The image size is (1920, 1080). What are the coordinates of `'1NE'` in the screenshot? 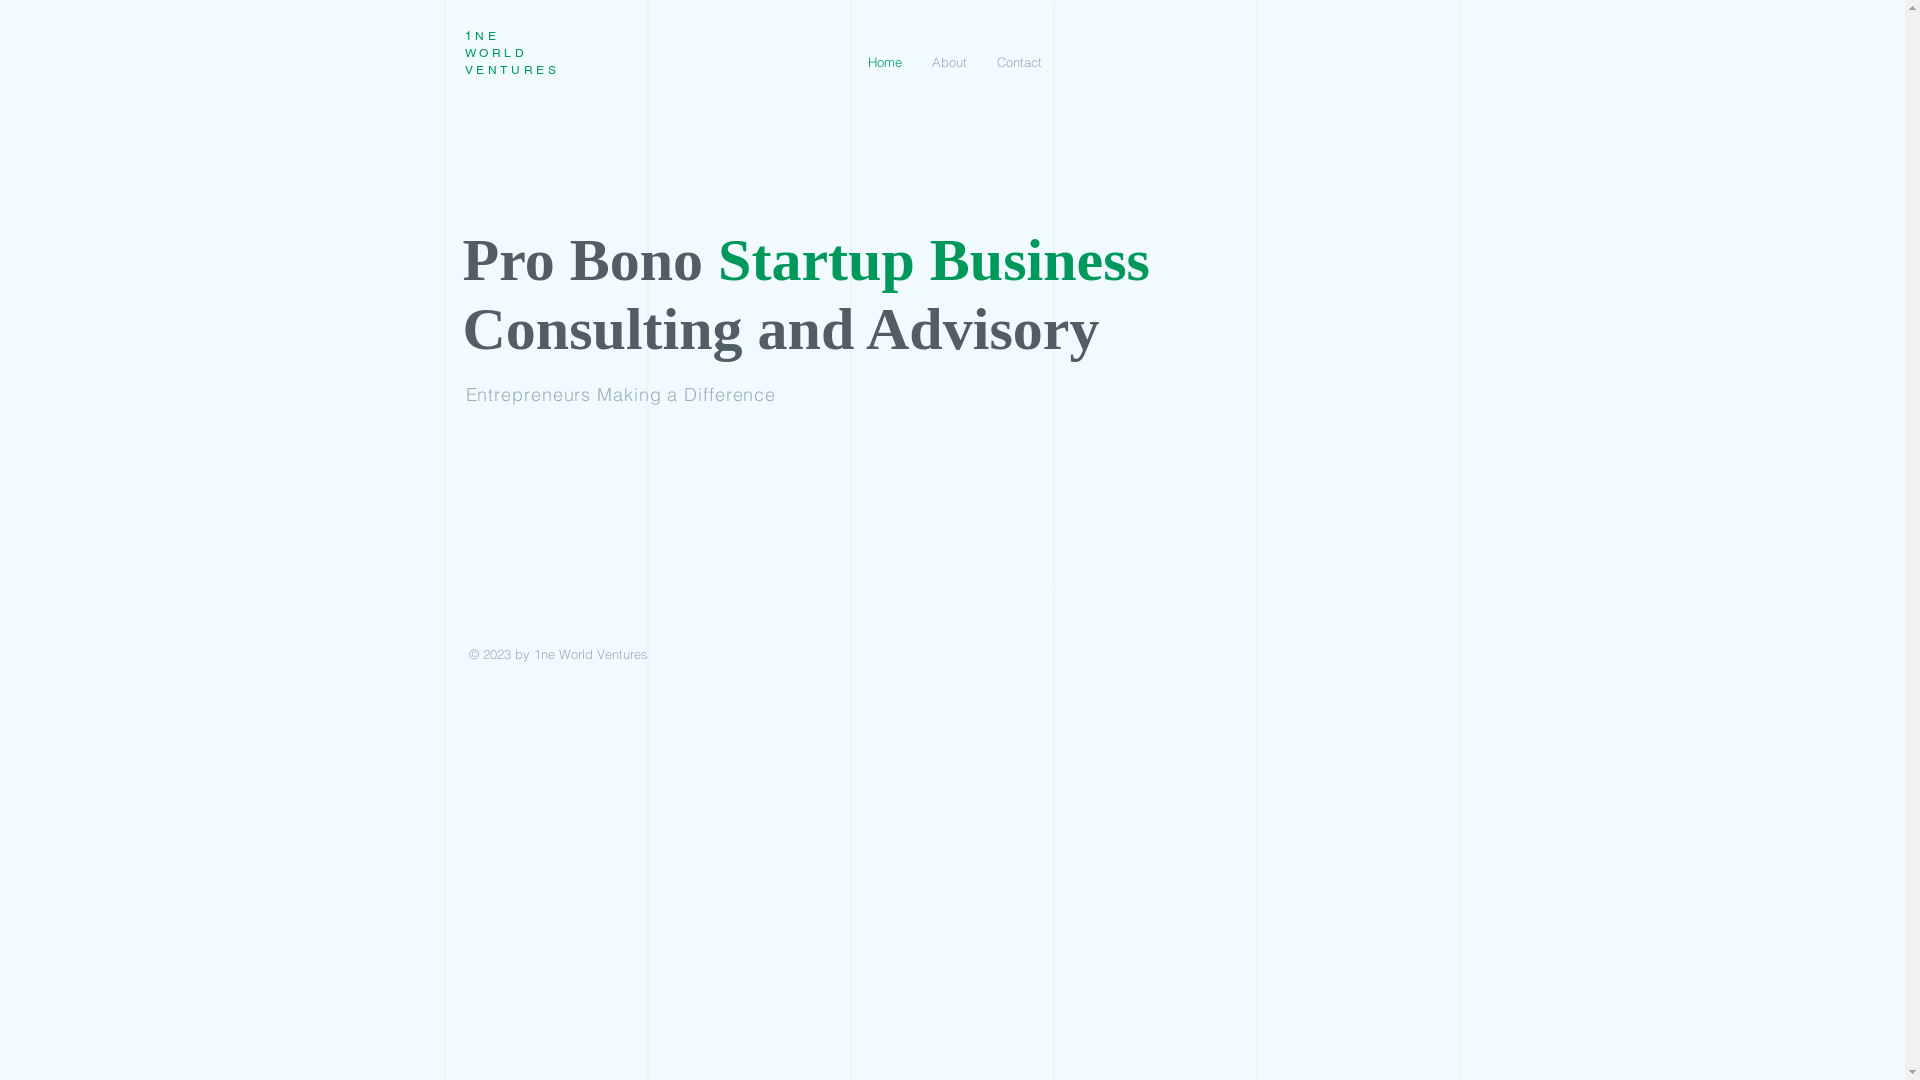 It's located at (481, 35).